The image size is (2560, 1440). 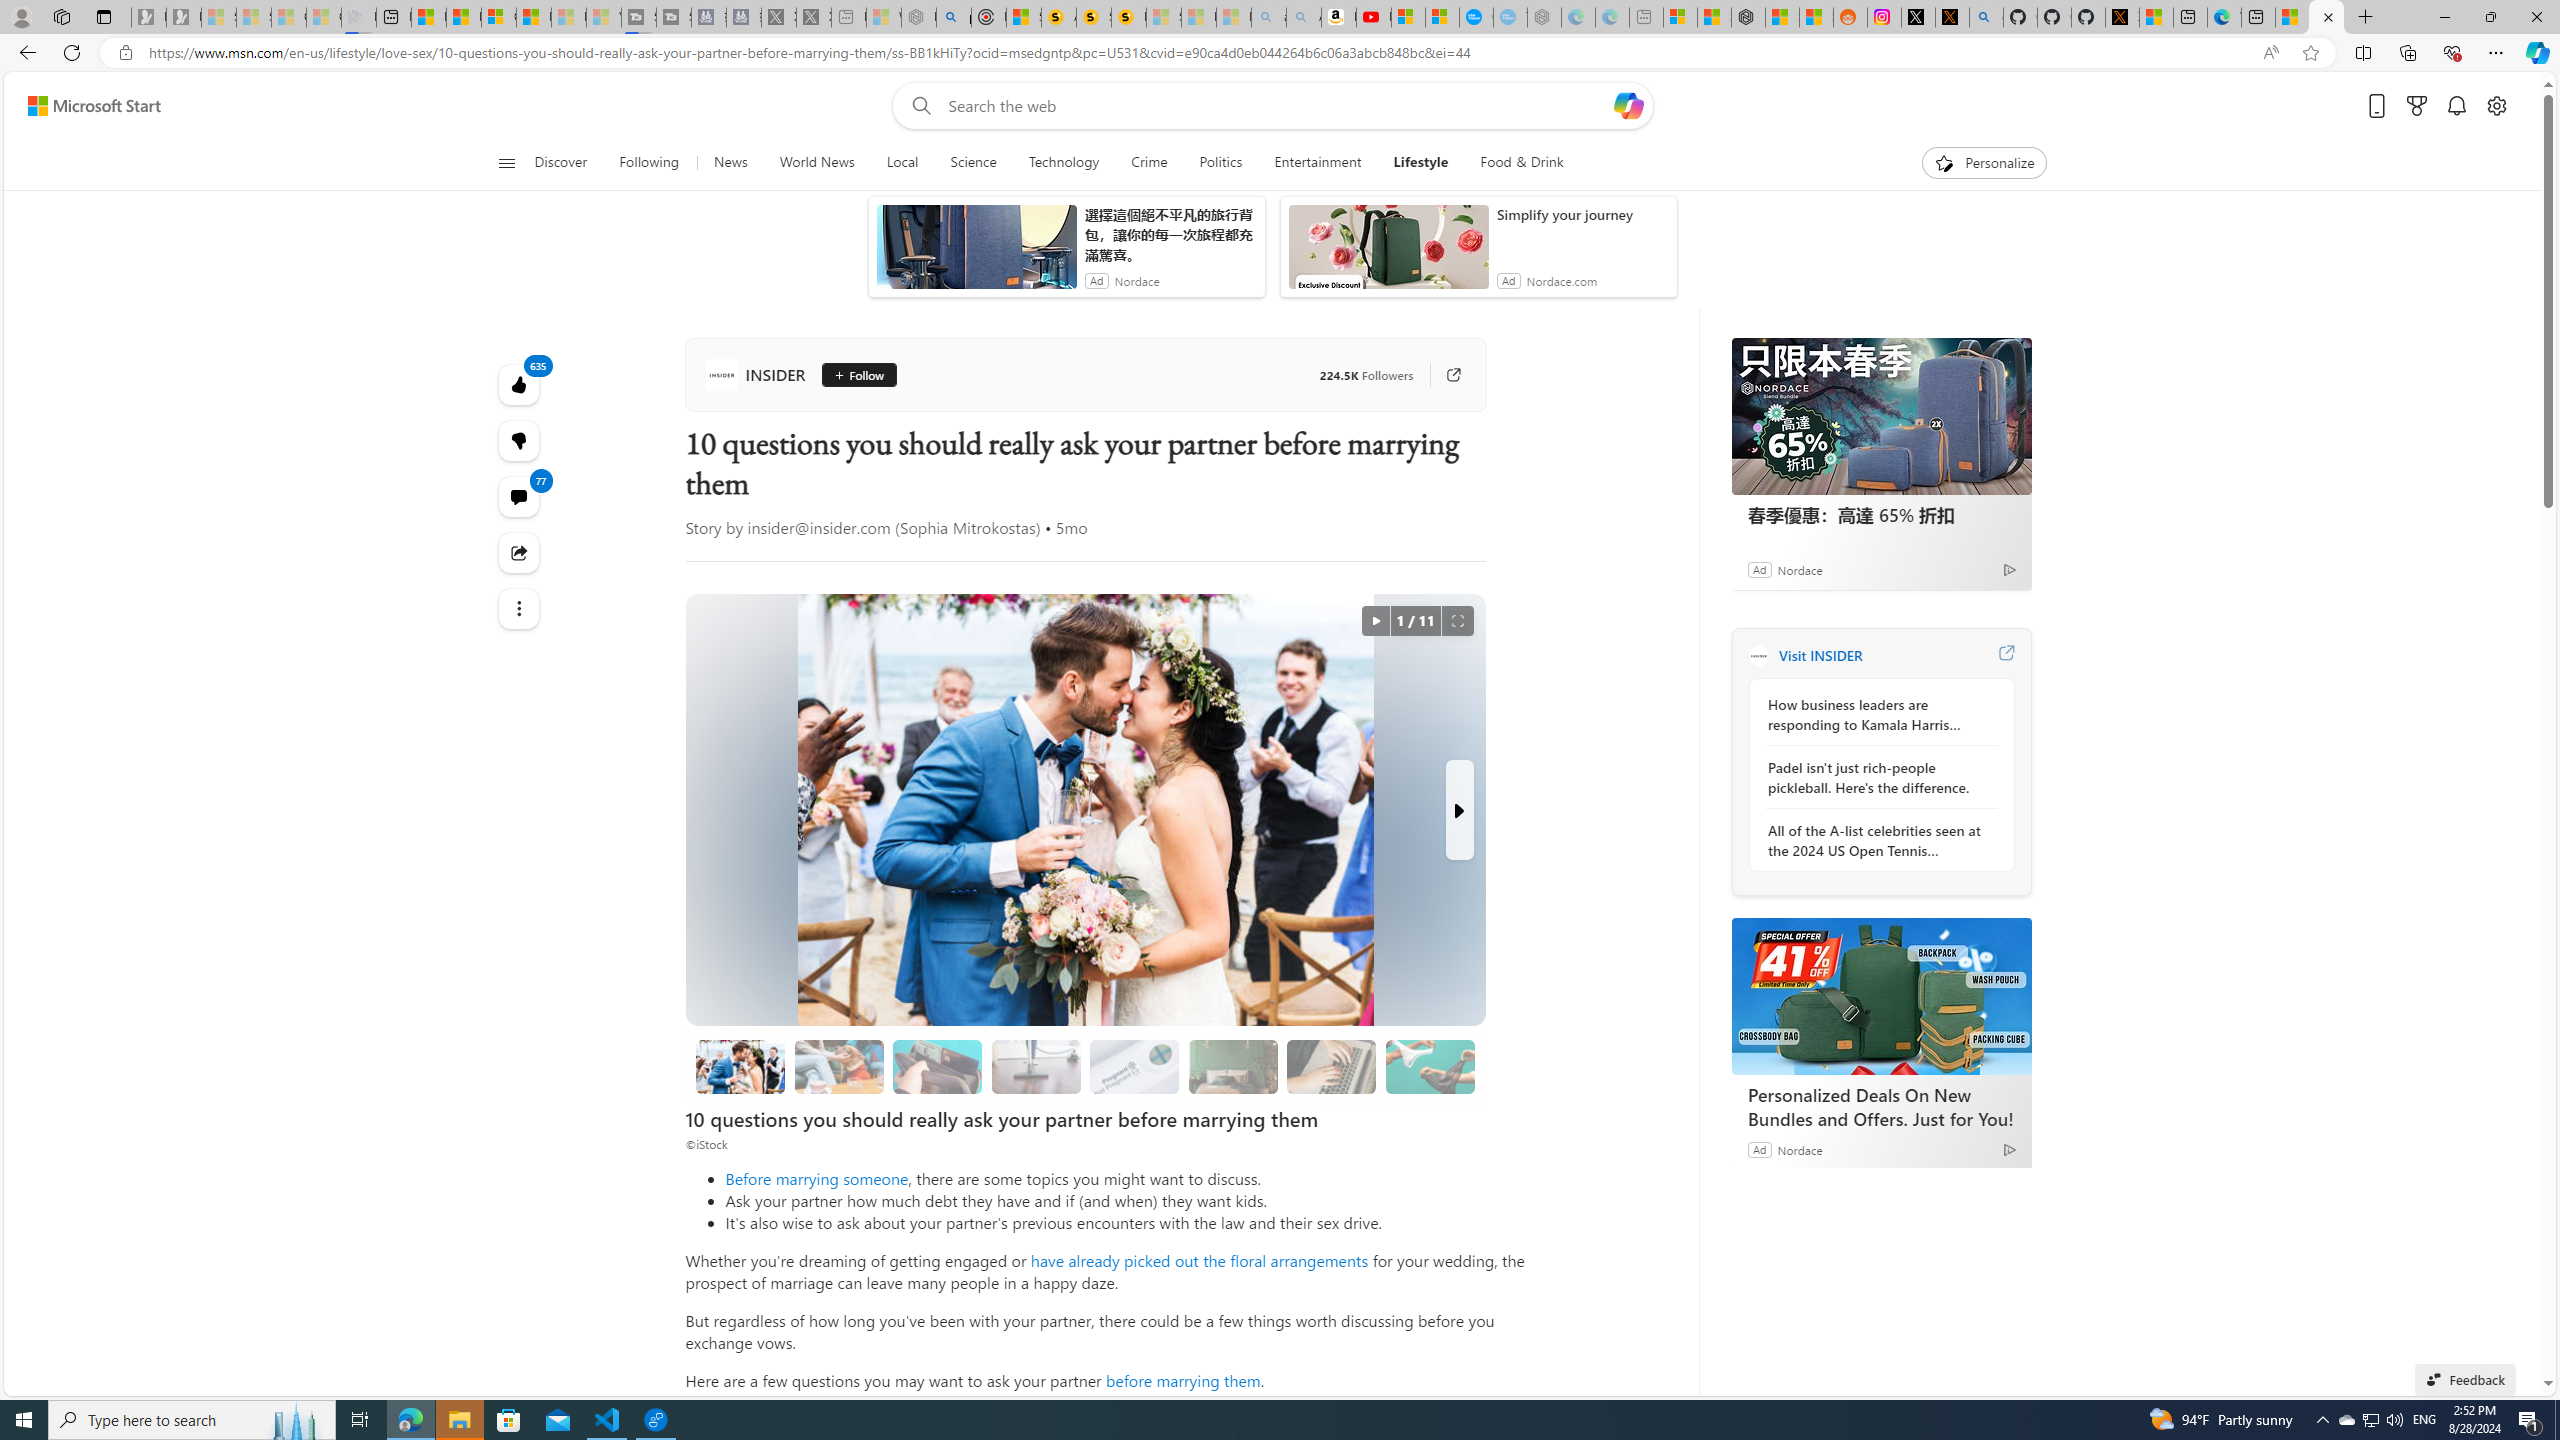 I want to click on 'X Privacy Policy', so click(x=2121, y=16).